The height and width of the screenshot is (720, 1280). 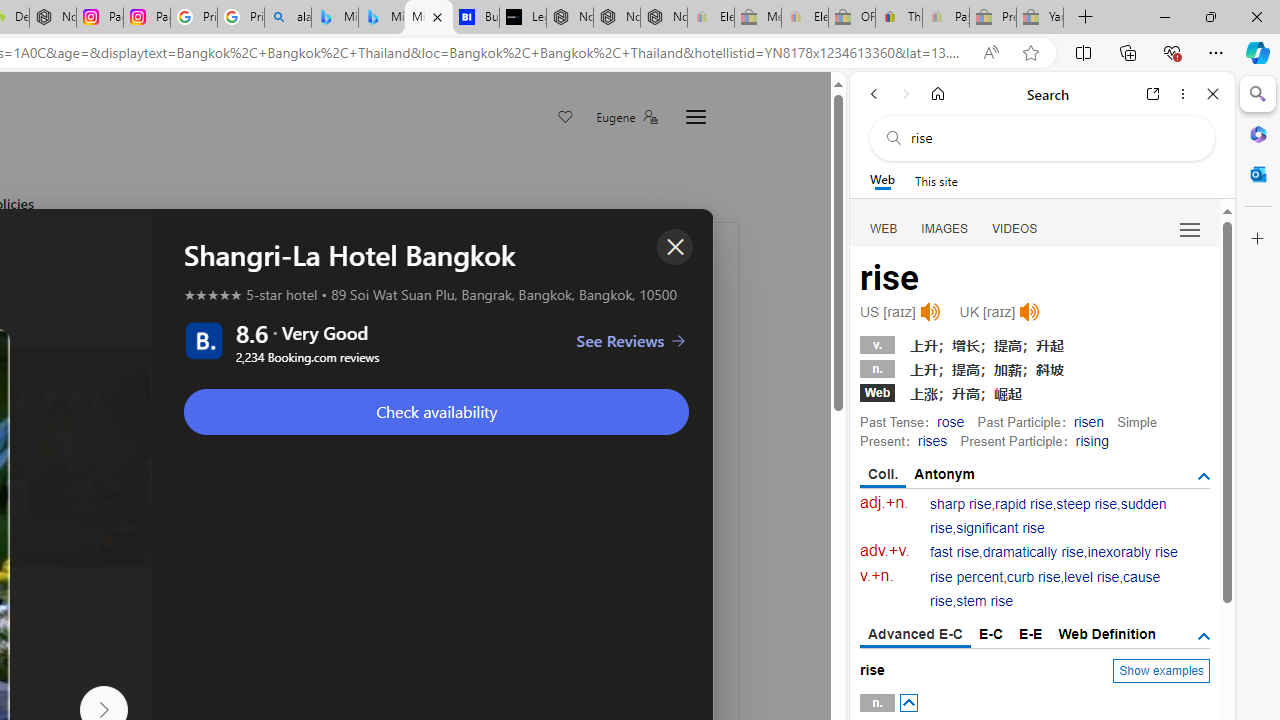 What do you see at coordinates (1106, 633) in the screenshot?
I see `'Web Definition'` at bounding box center [1106, 633].